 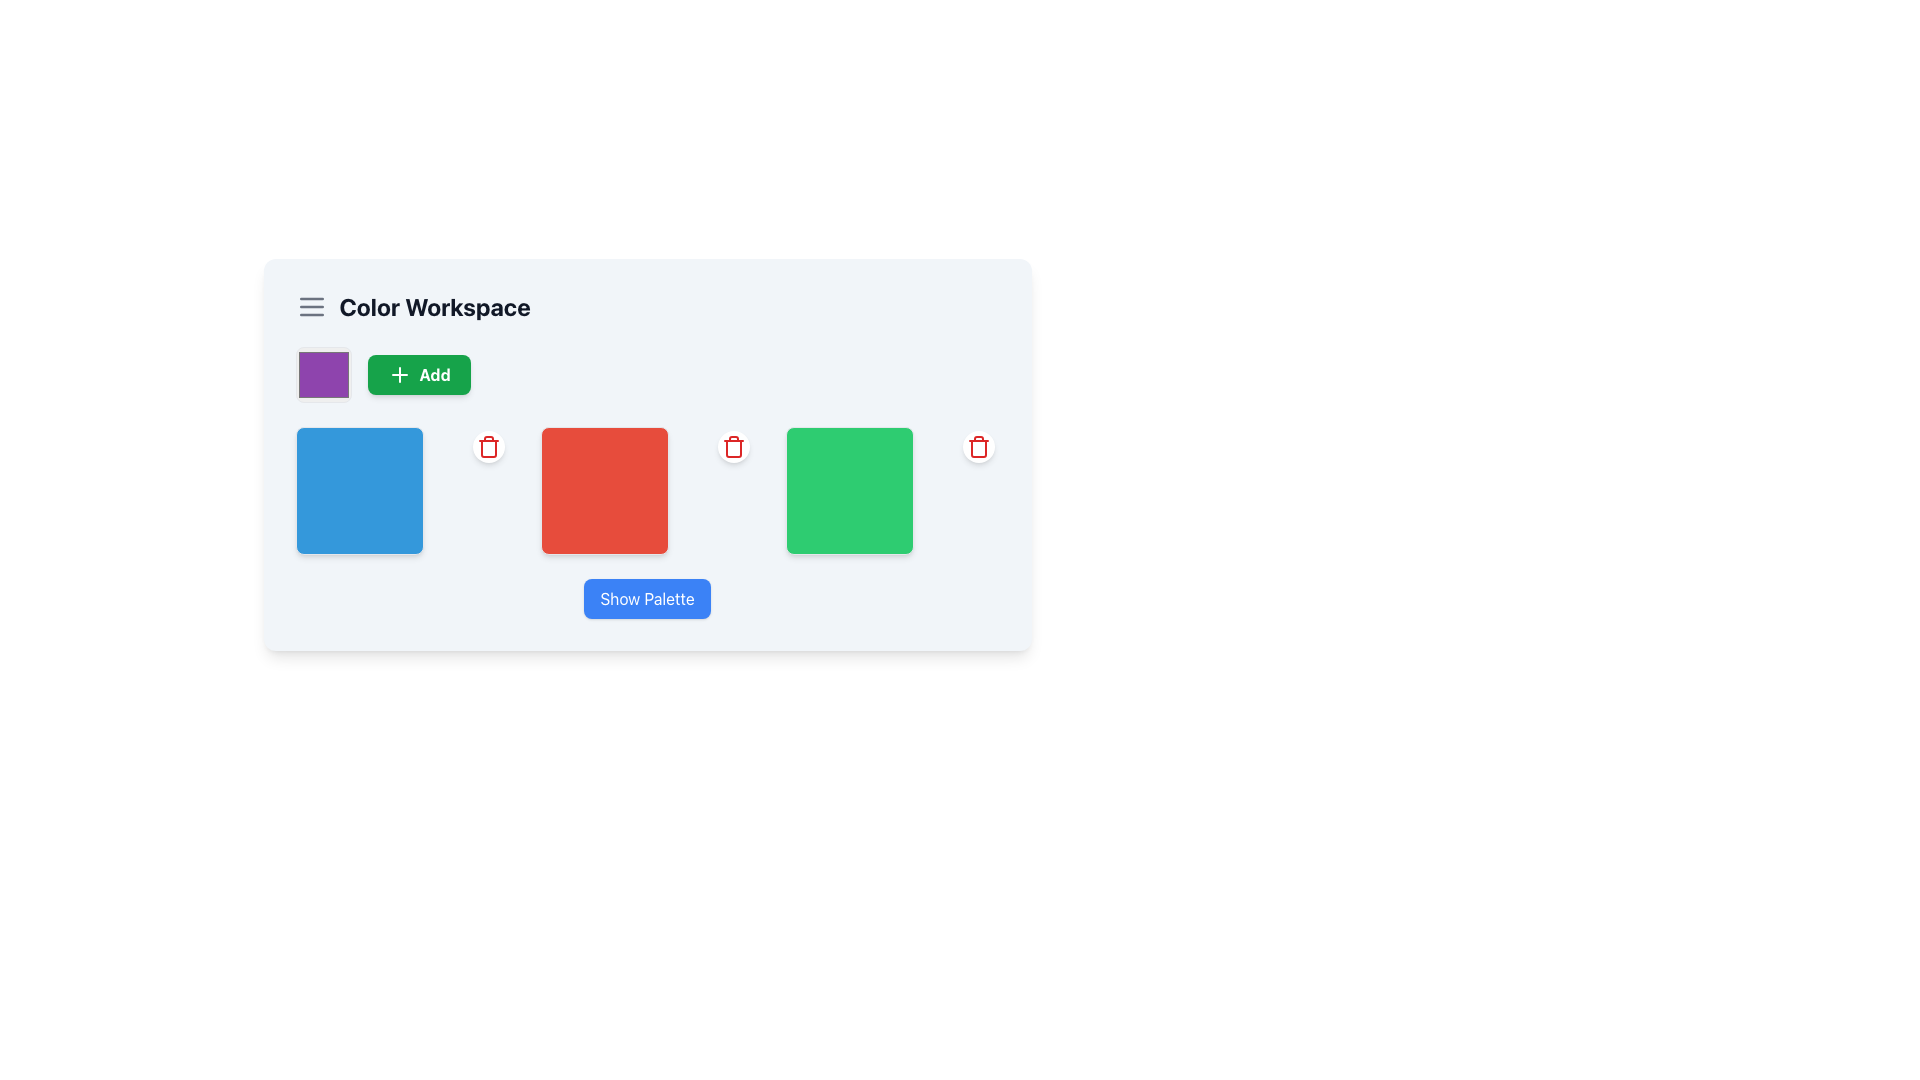 What do you see at coordinates (733, 446) in the screenshot?
I see `the white circular button with a red trash can icon` at bounding box center [733, 446].